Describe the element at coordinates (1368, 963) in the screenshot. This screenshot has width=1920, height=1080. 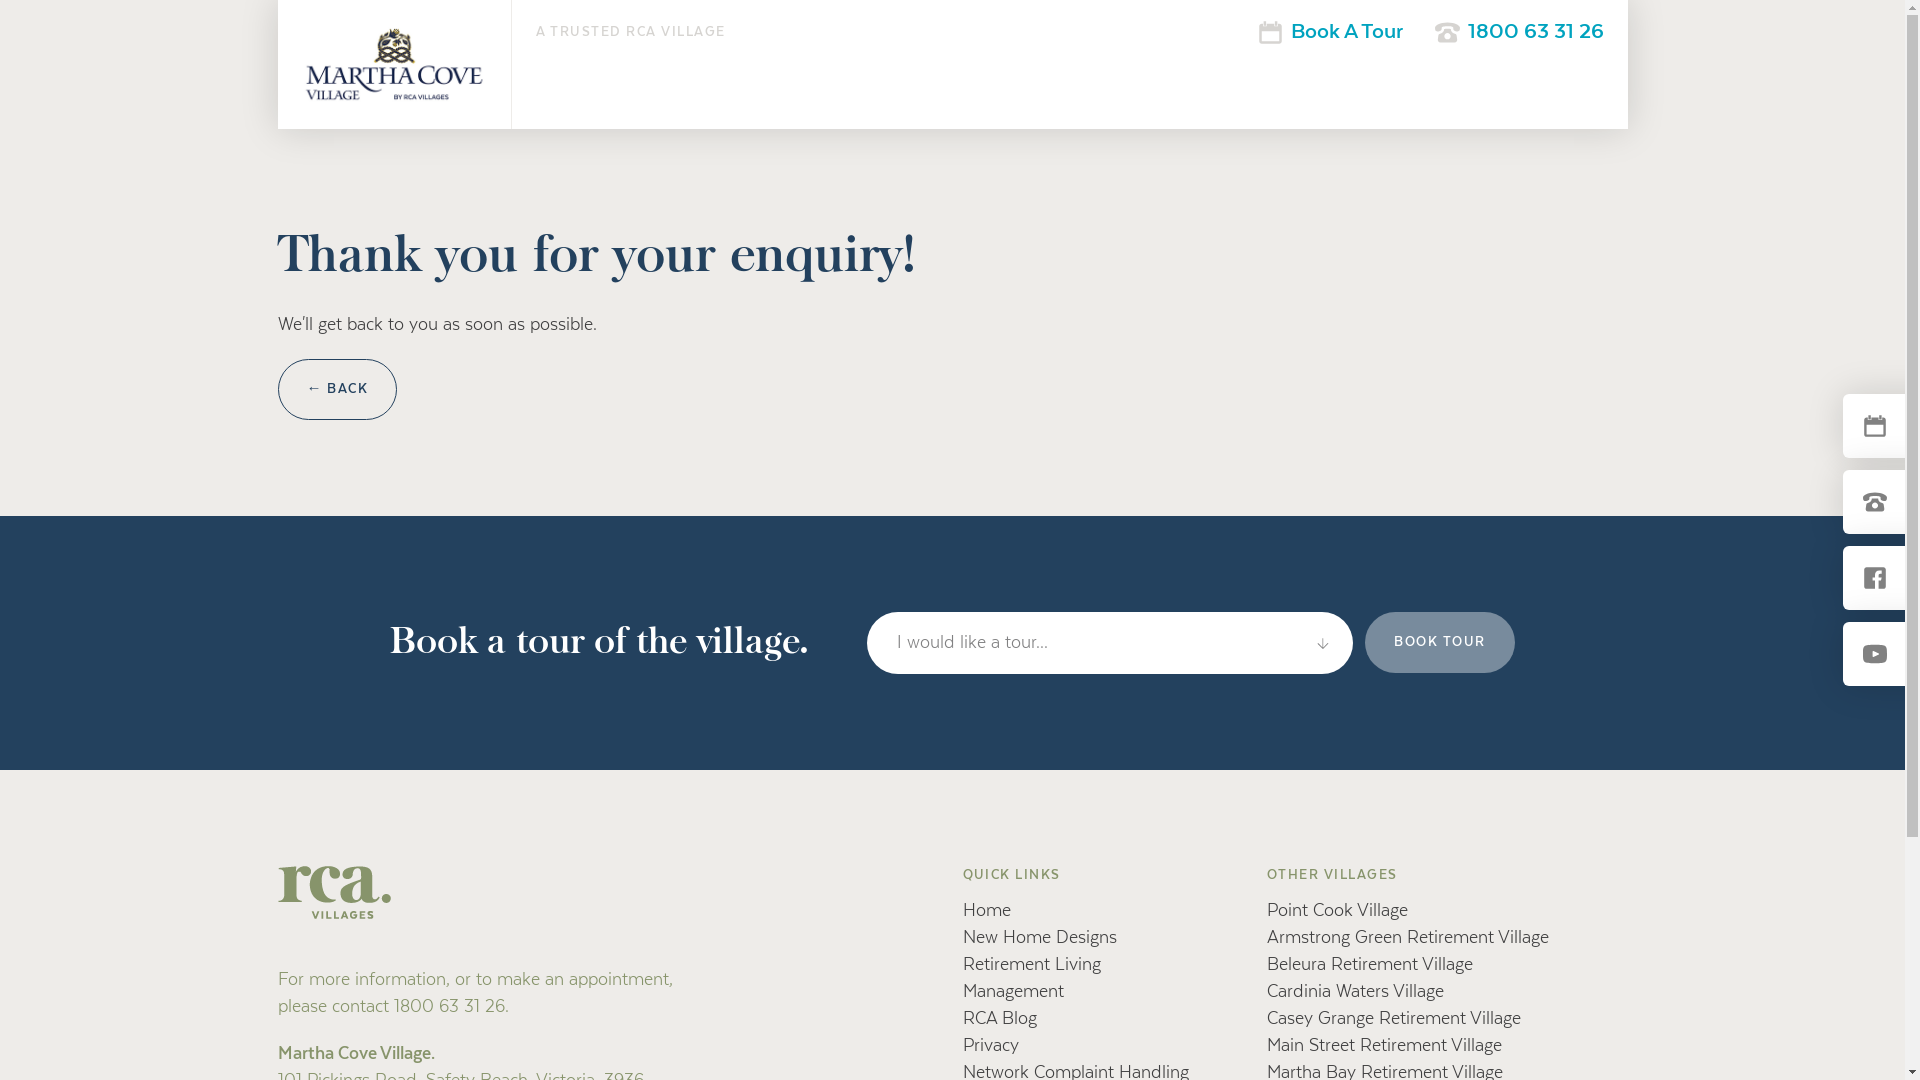
I see `'Beleura Retirement Village'` at that location.